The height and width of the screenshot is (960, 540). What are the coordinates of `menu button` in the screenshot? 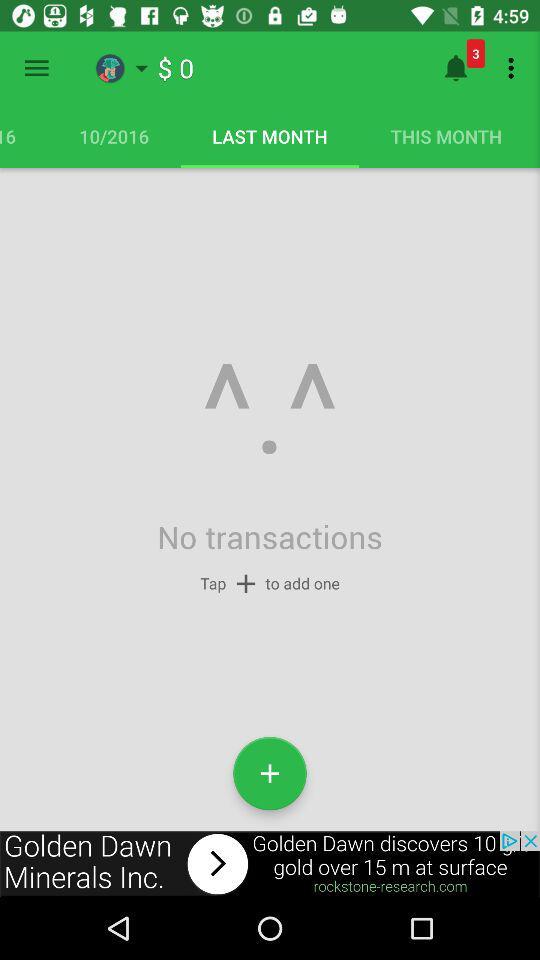 It's located at (36, 68).